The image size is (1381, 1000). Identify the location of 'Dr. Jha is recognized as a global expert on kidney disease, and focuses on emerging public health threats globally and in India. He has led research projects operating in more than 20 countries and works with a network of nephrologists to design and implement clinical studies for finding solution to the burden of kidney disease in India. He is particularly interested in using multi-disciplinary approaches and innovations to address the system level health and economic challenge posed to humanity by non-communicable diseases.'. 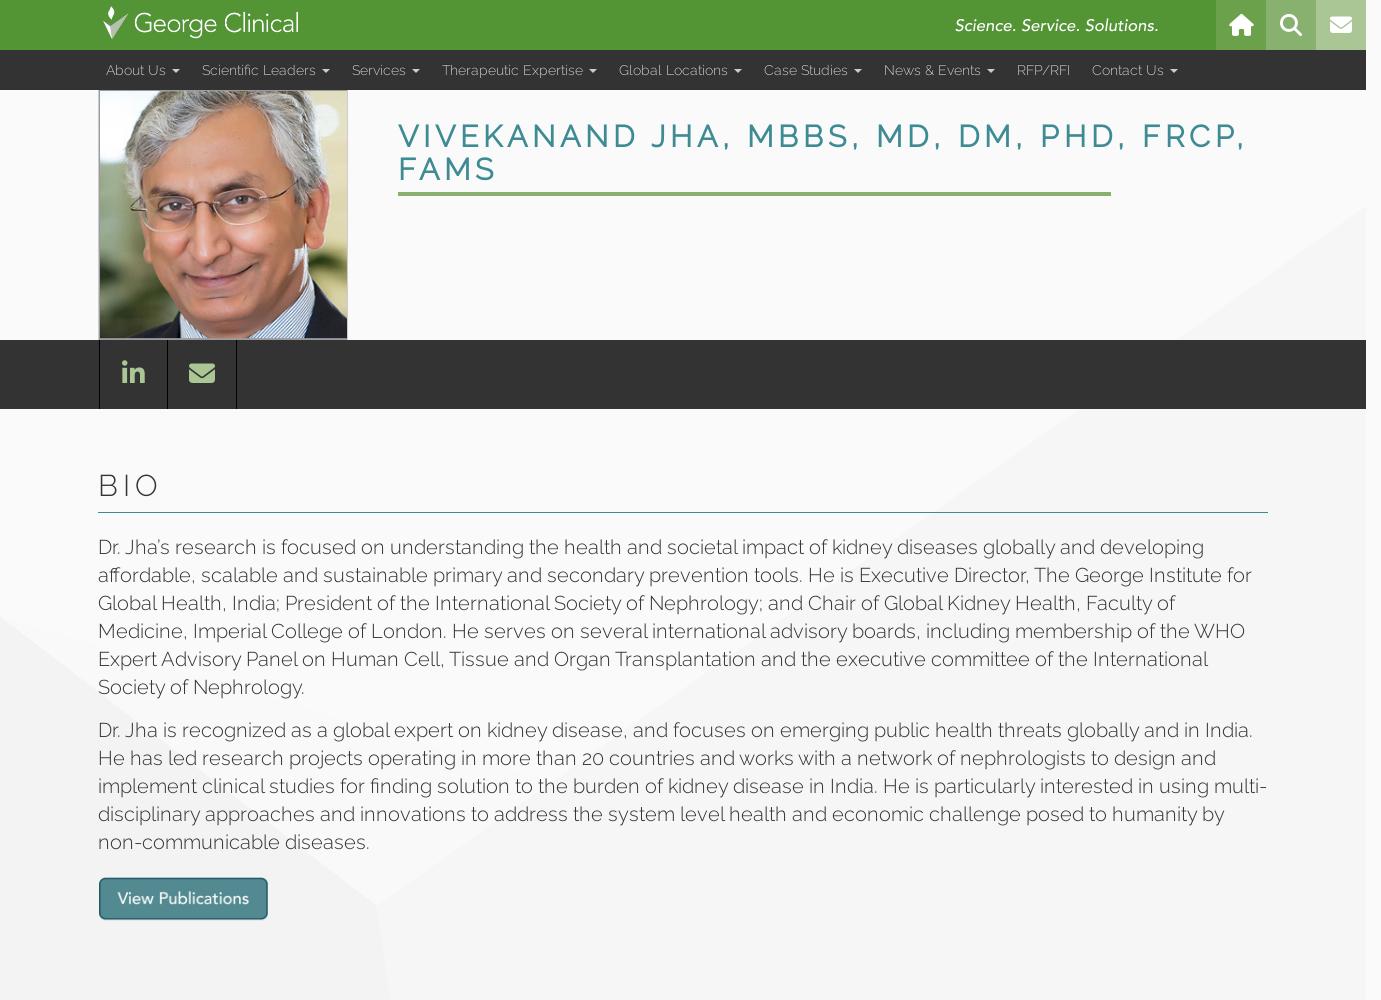
(98, 786).